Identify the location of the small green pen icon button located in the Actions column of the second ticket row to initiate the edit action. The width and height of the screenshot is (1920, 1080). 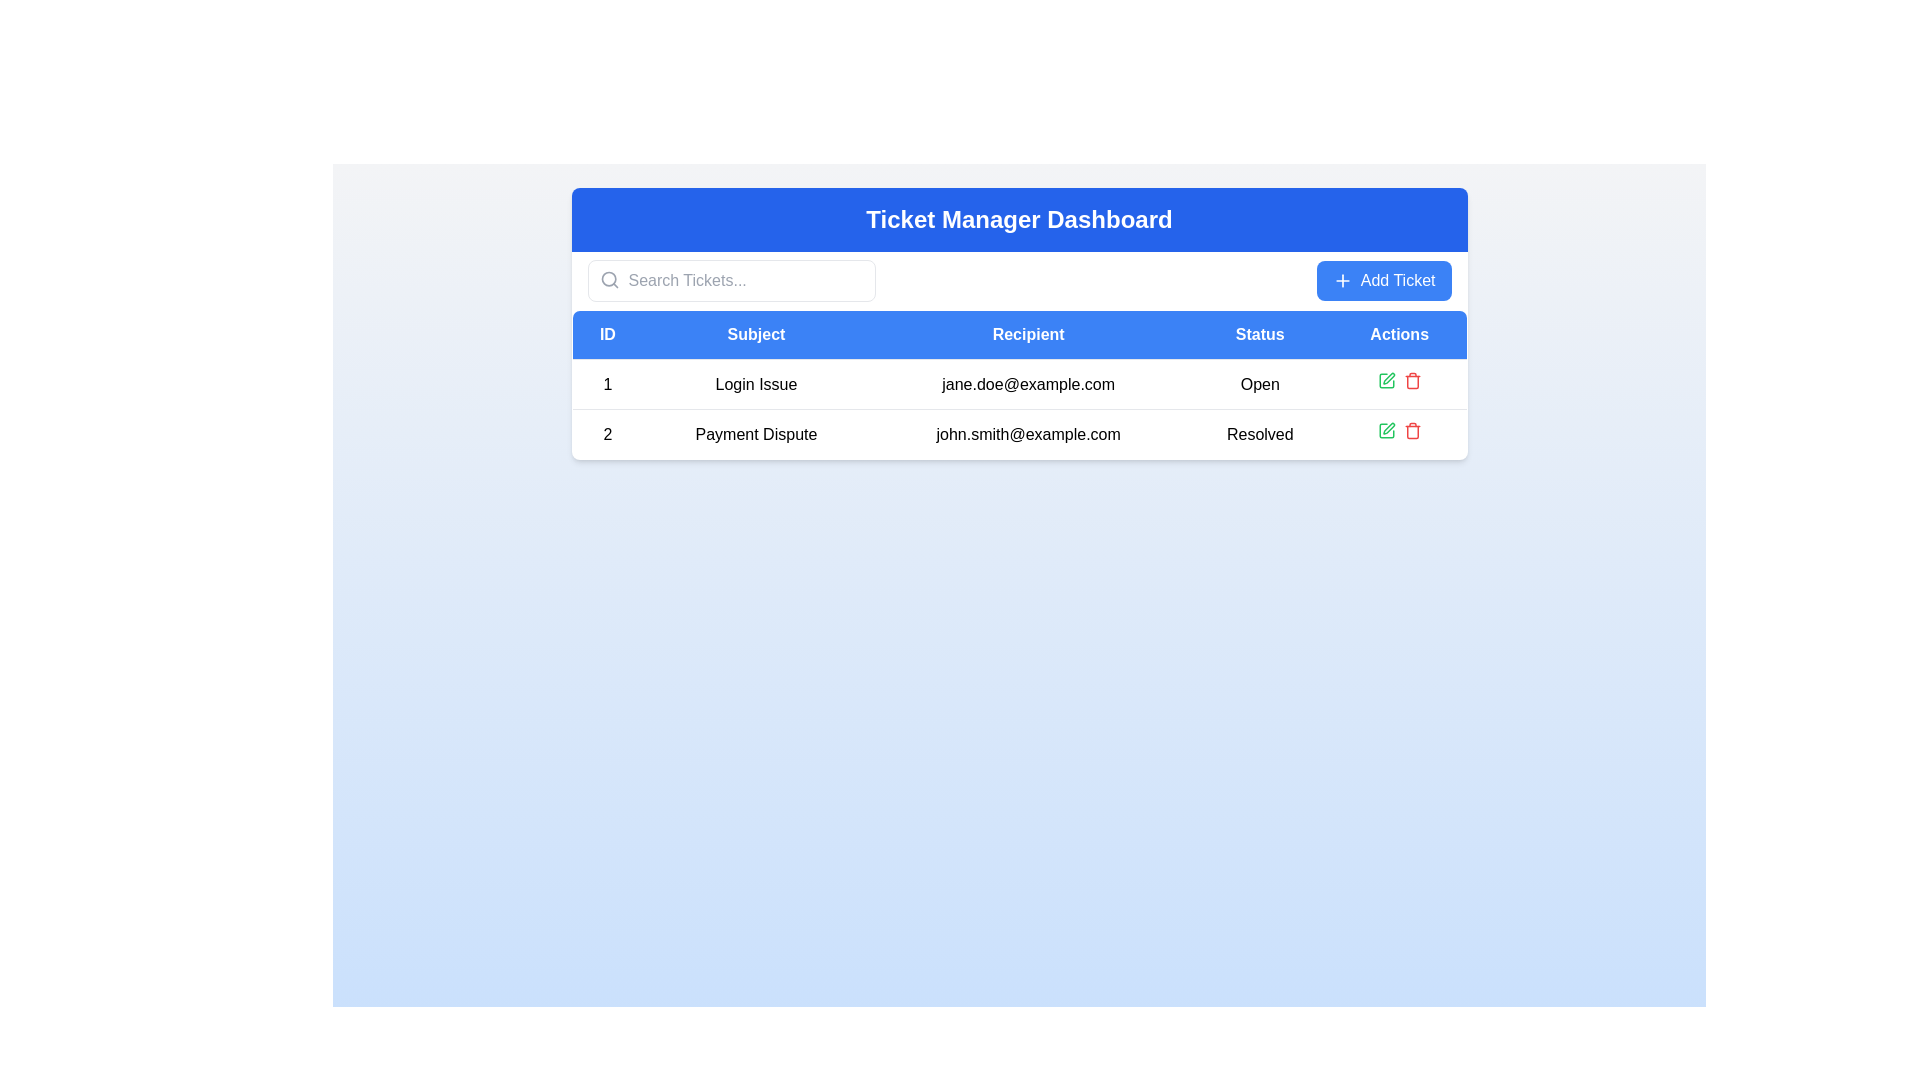
(1385, 381).